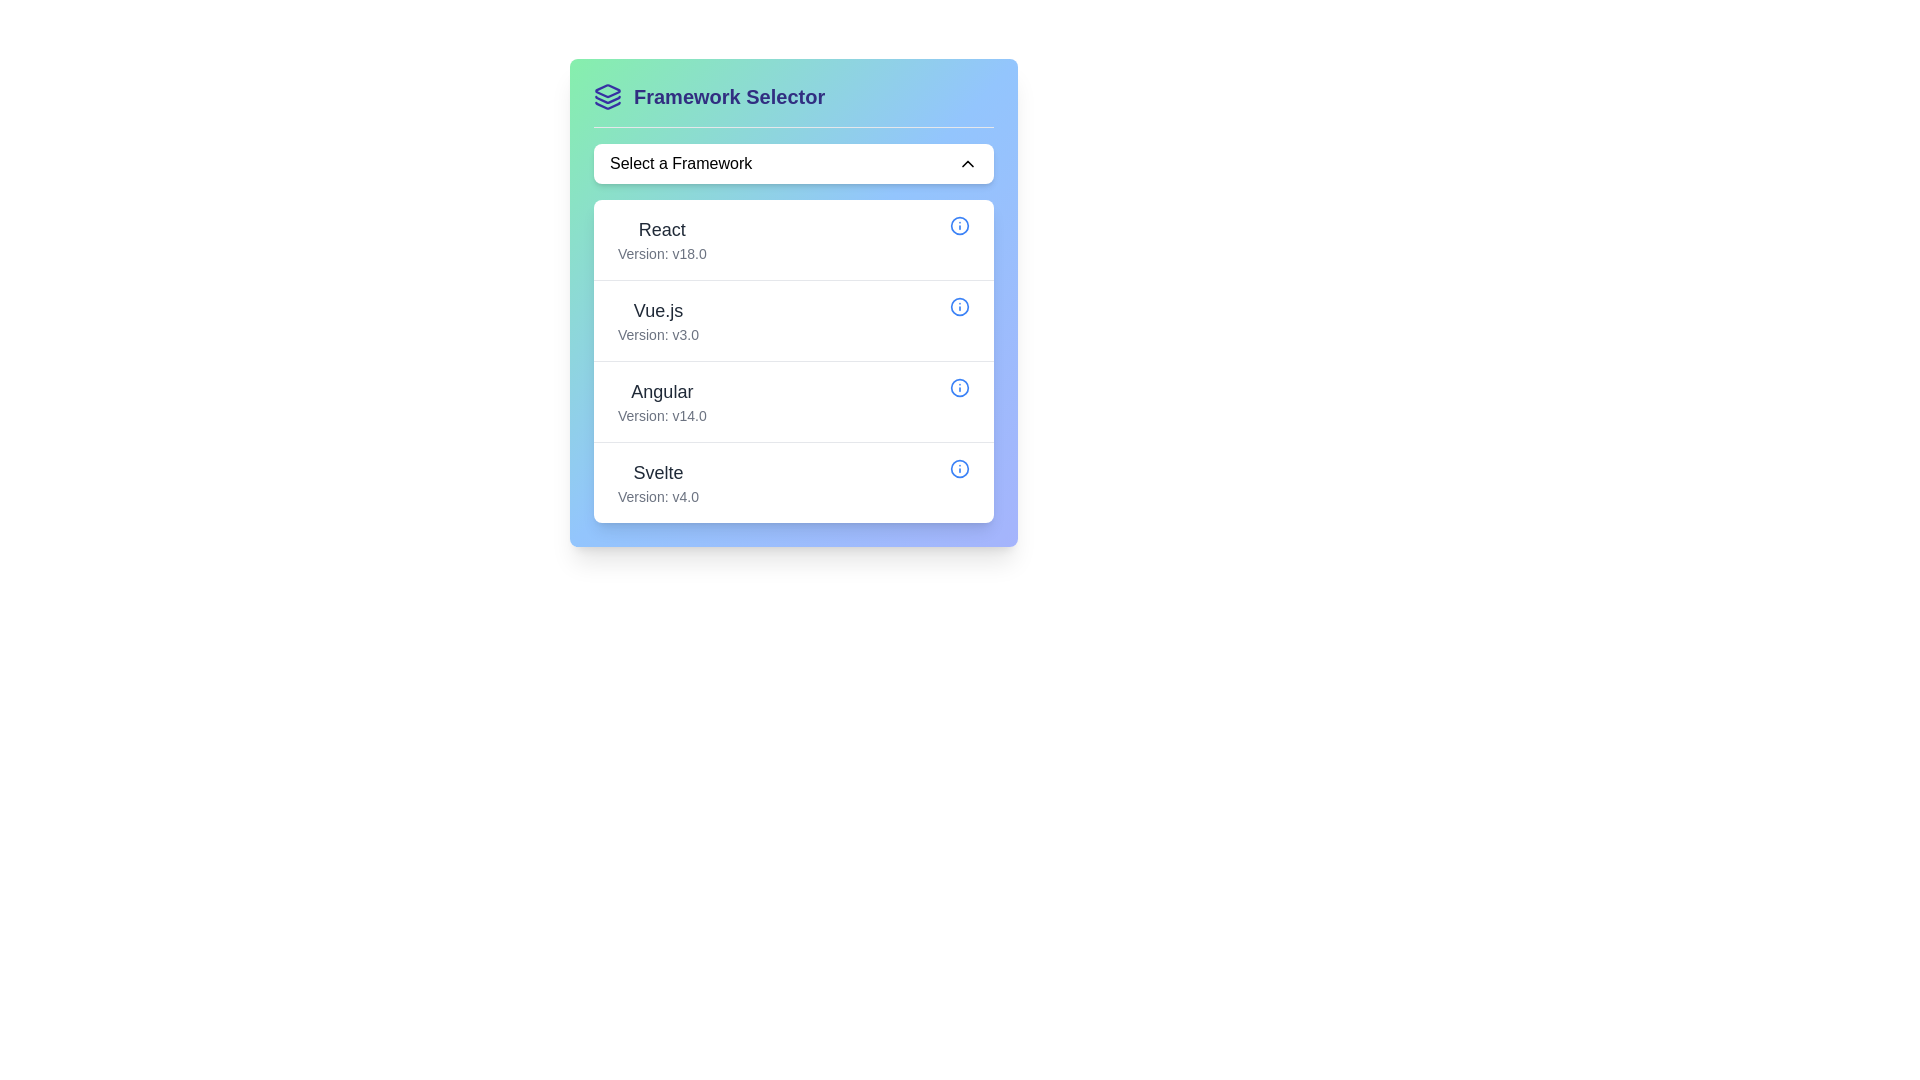 The height and width of the screenshot is (1080, 1920). Describe the element at coordinates (792, 238) in the screenshot. I see `the first button in the vertical group` at that location.